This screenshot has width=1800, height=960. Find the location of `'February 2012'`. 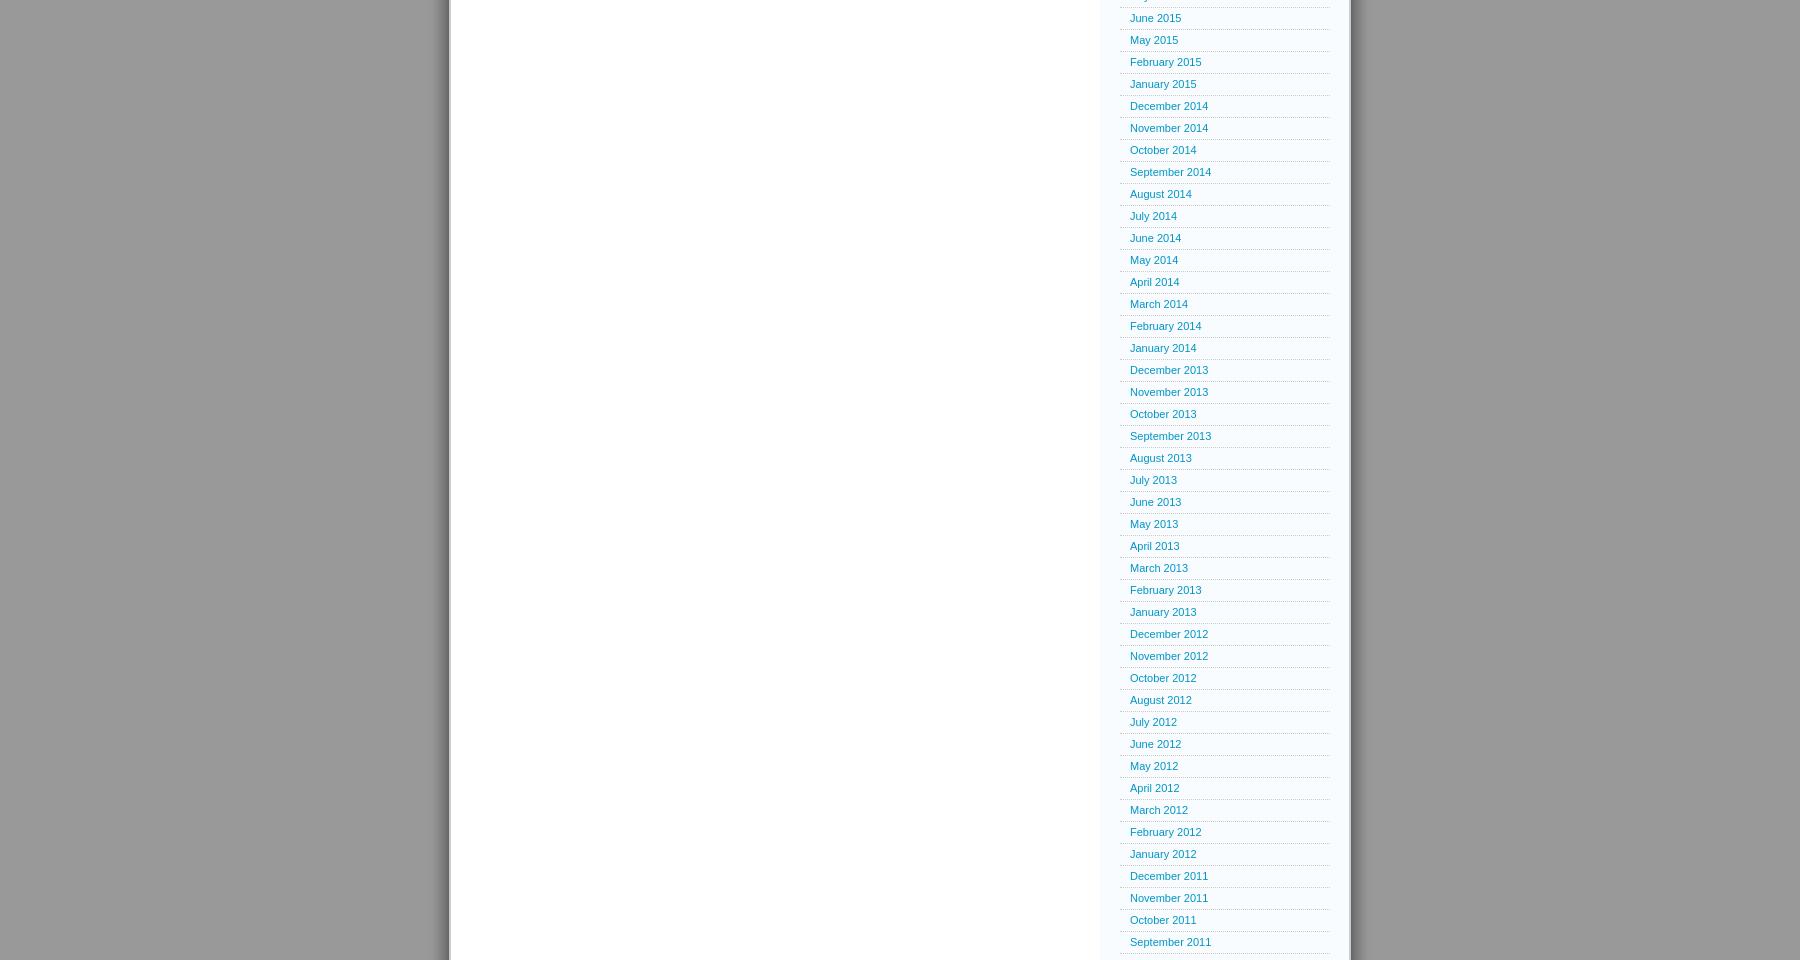

'February 2012' is located at coordinates (1164, 832).